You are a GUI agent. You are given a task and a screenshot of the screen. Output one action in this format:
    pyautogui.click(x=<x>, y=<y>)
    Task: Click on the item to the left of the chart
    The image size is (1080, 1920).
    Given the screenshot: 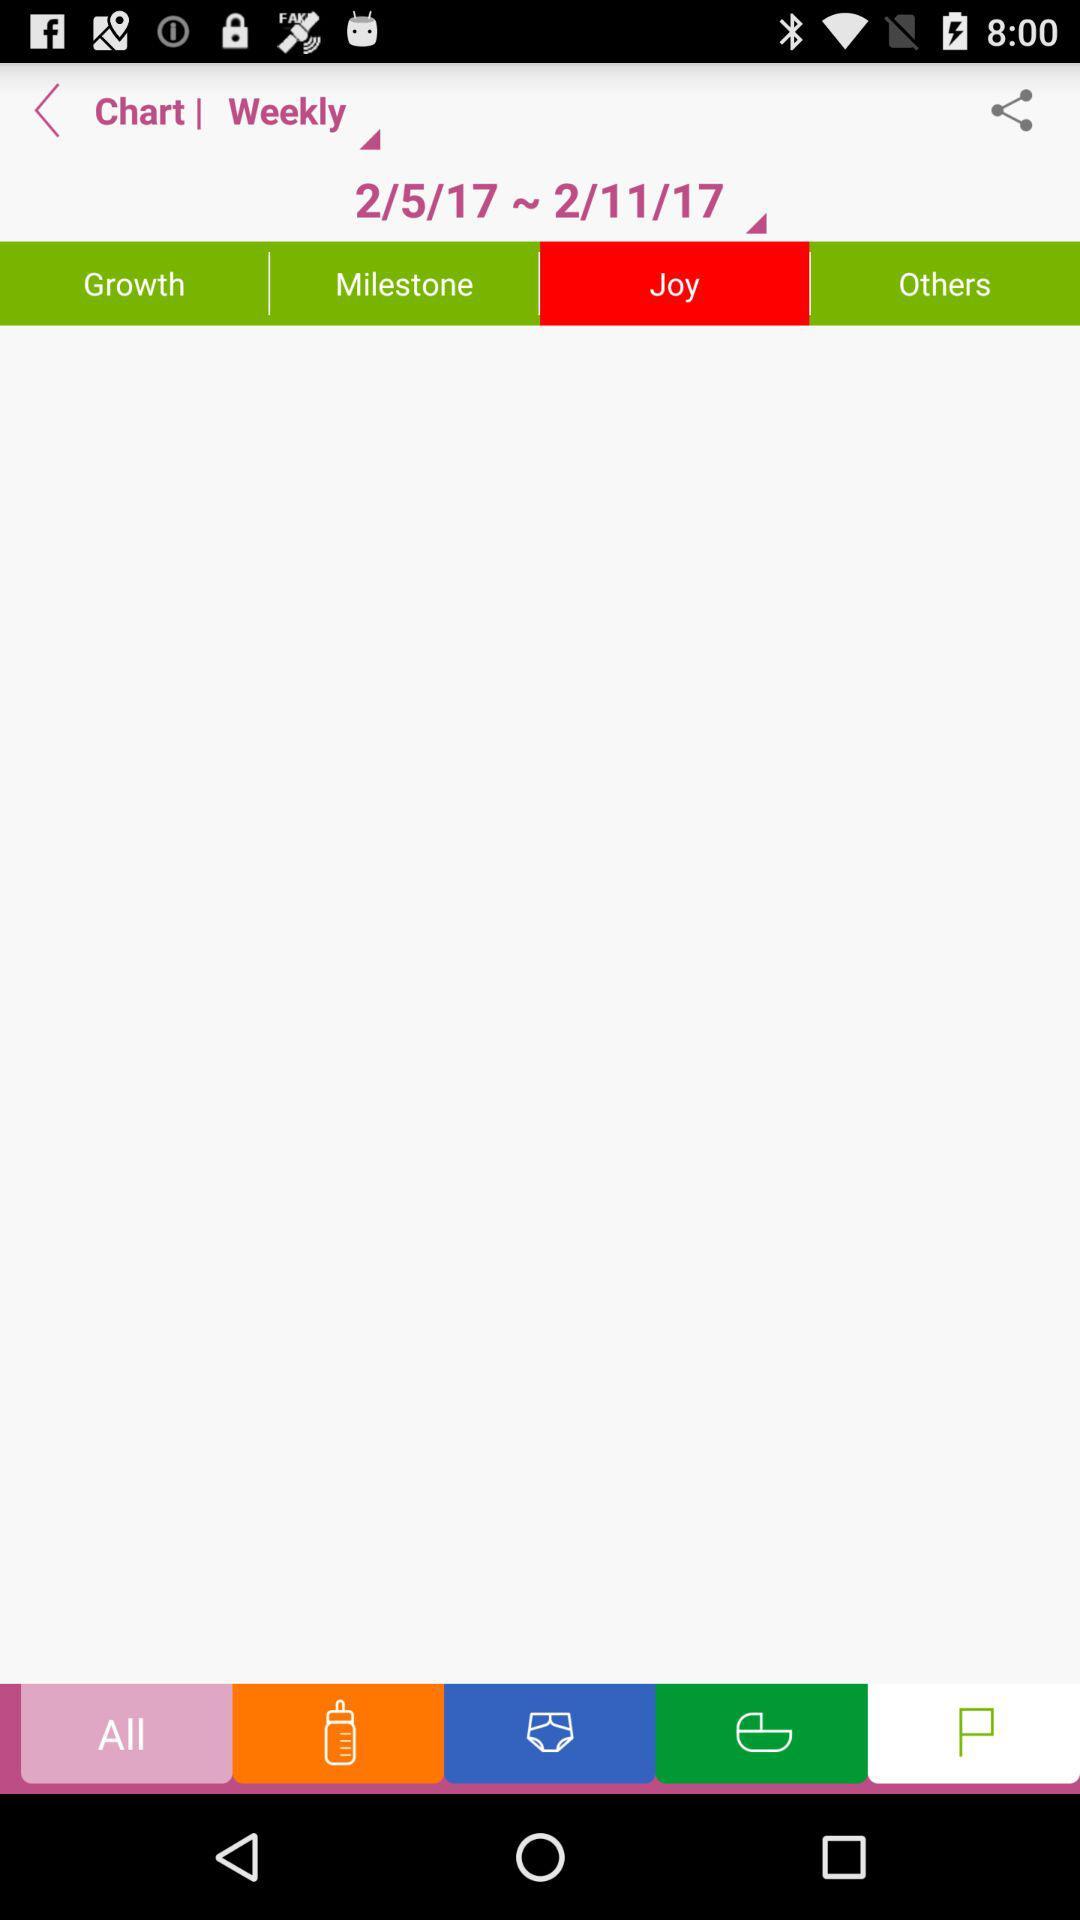 What is the action you would take?
    pyautogui.click(x=46, y=109)
    